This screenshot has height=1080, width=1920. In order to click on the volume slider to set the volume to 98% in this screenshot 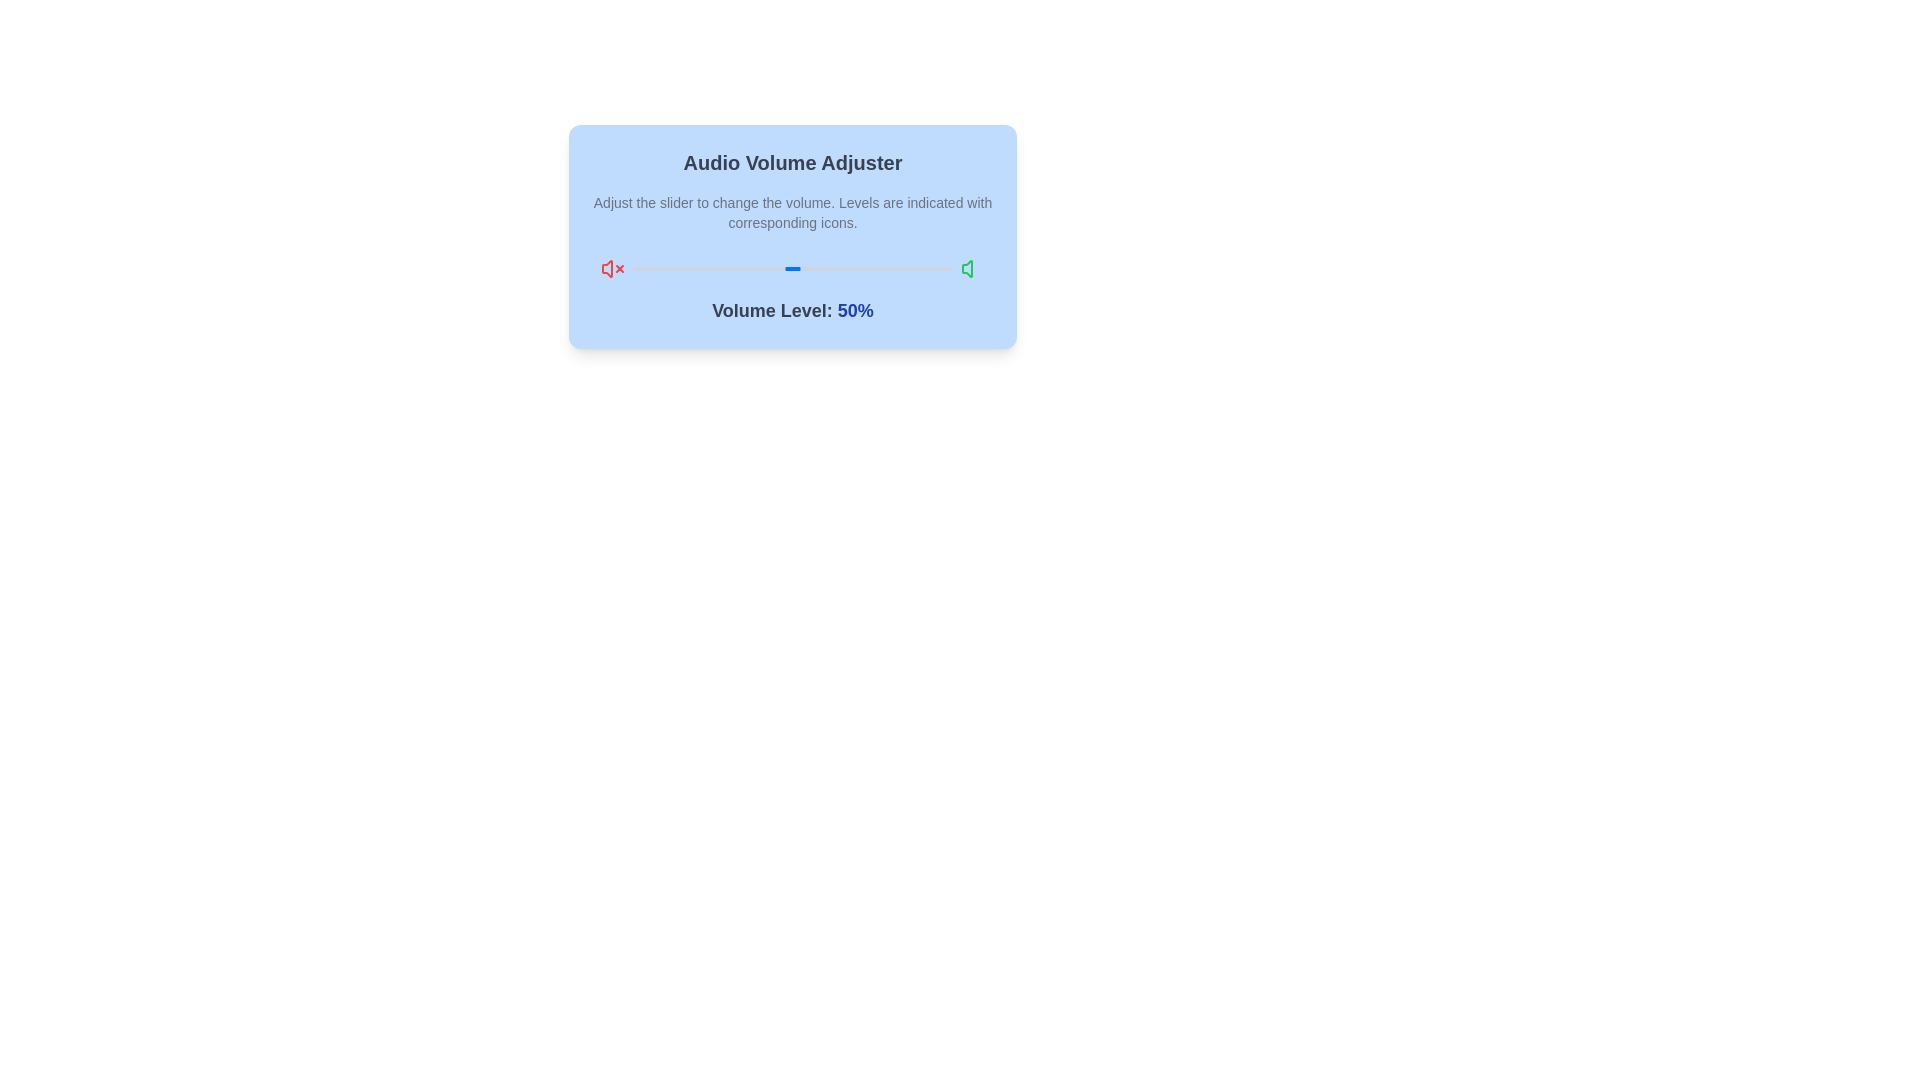, I will do `click(945, 268)`.